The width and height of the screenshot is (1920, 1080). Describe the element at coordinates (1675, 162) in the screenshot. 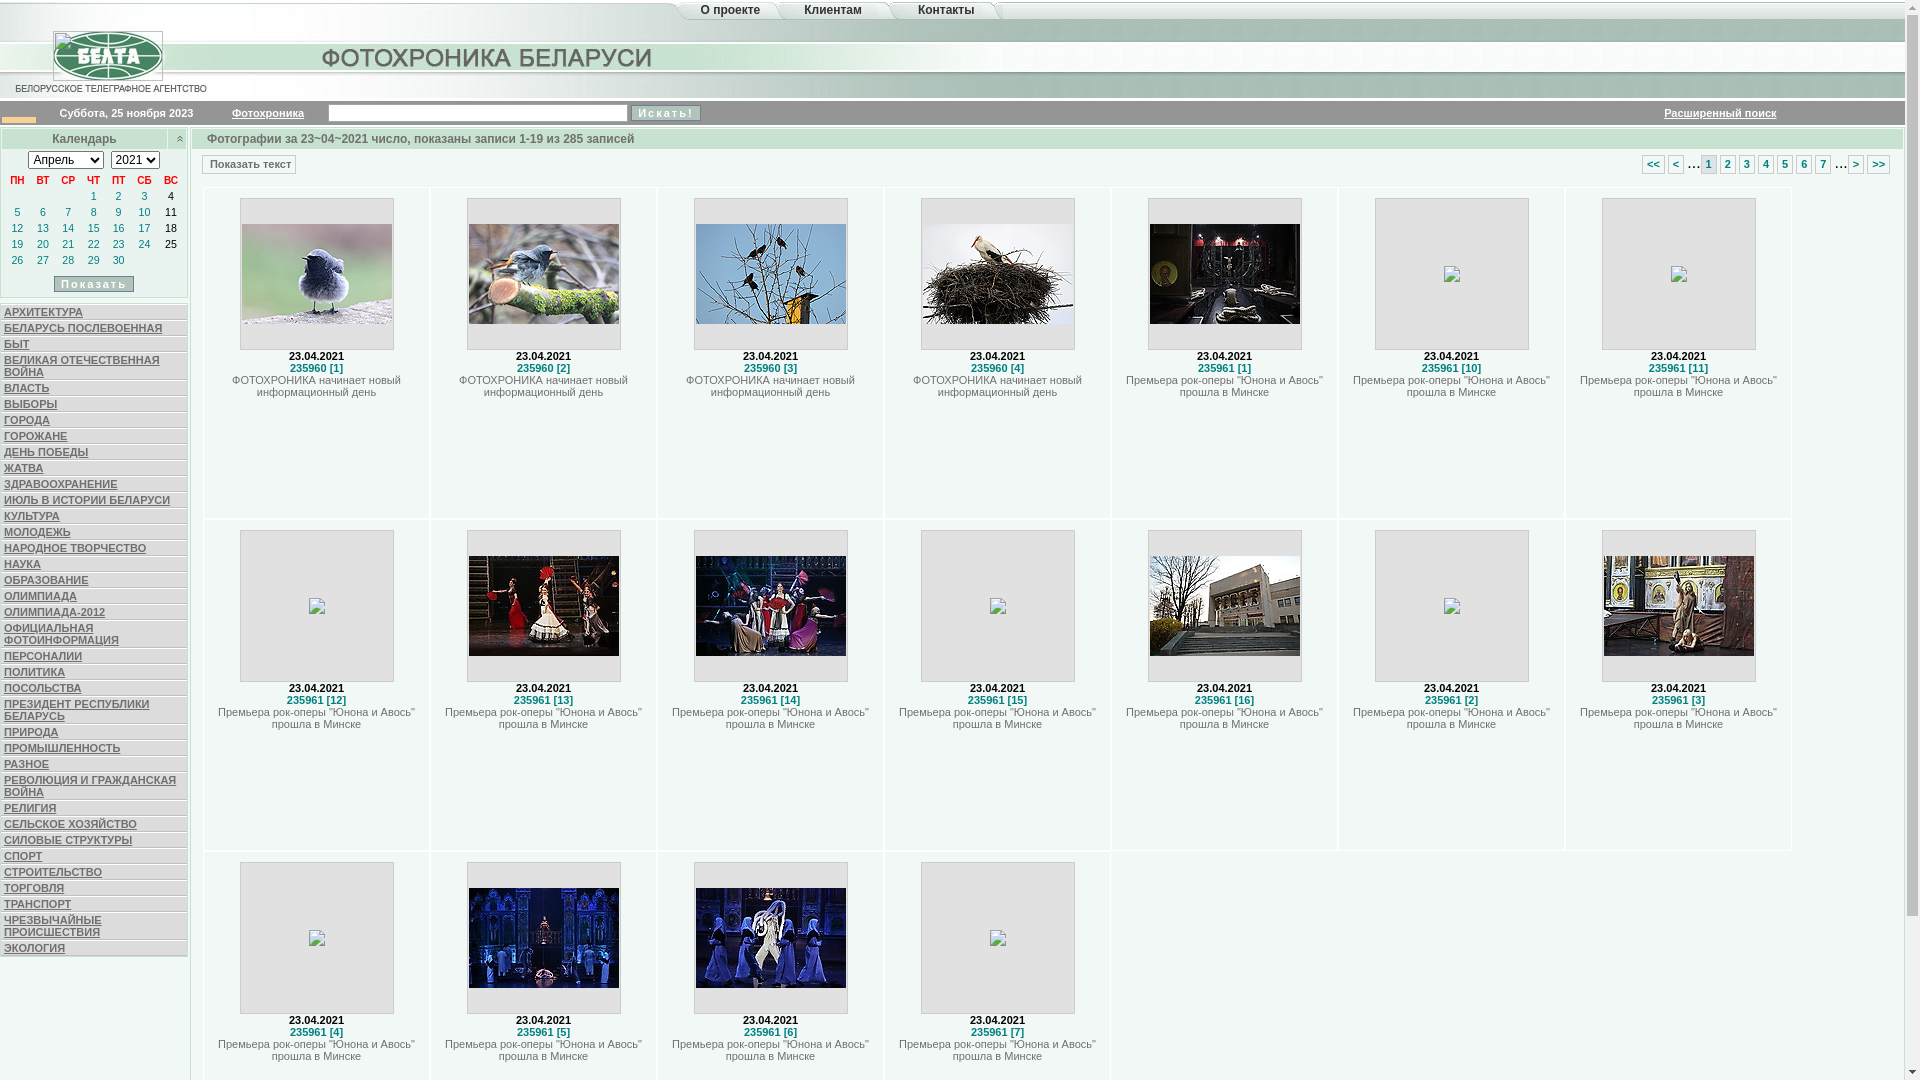

I see `'<'` at that location.